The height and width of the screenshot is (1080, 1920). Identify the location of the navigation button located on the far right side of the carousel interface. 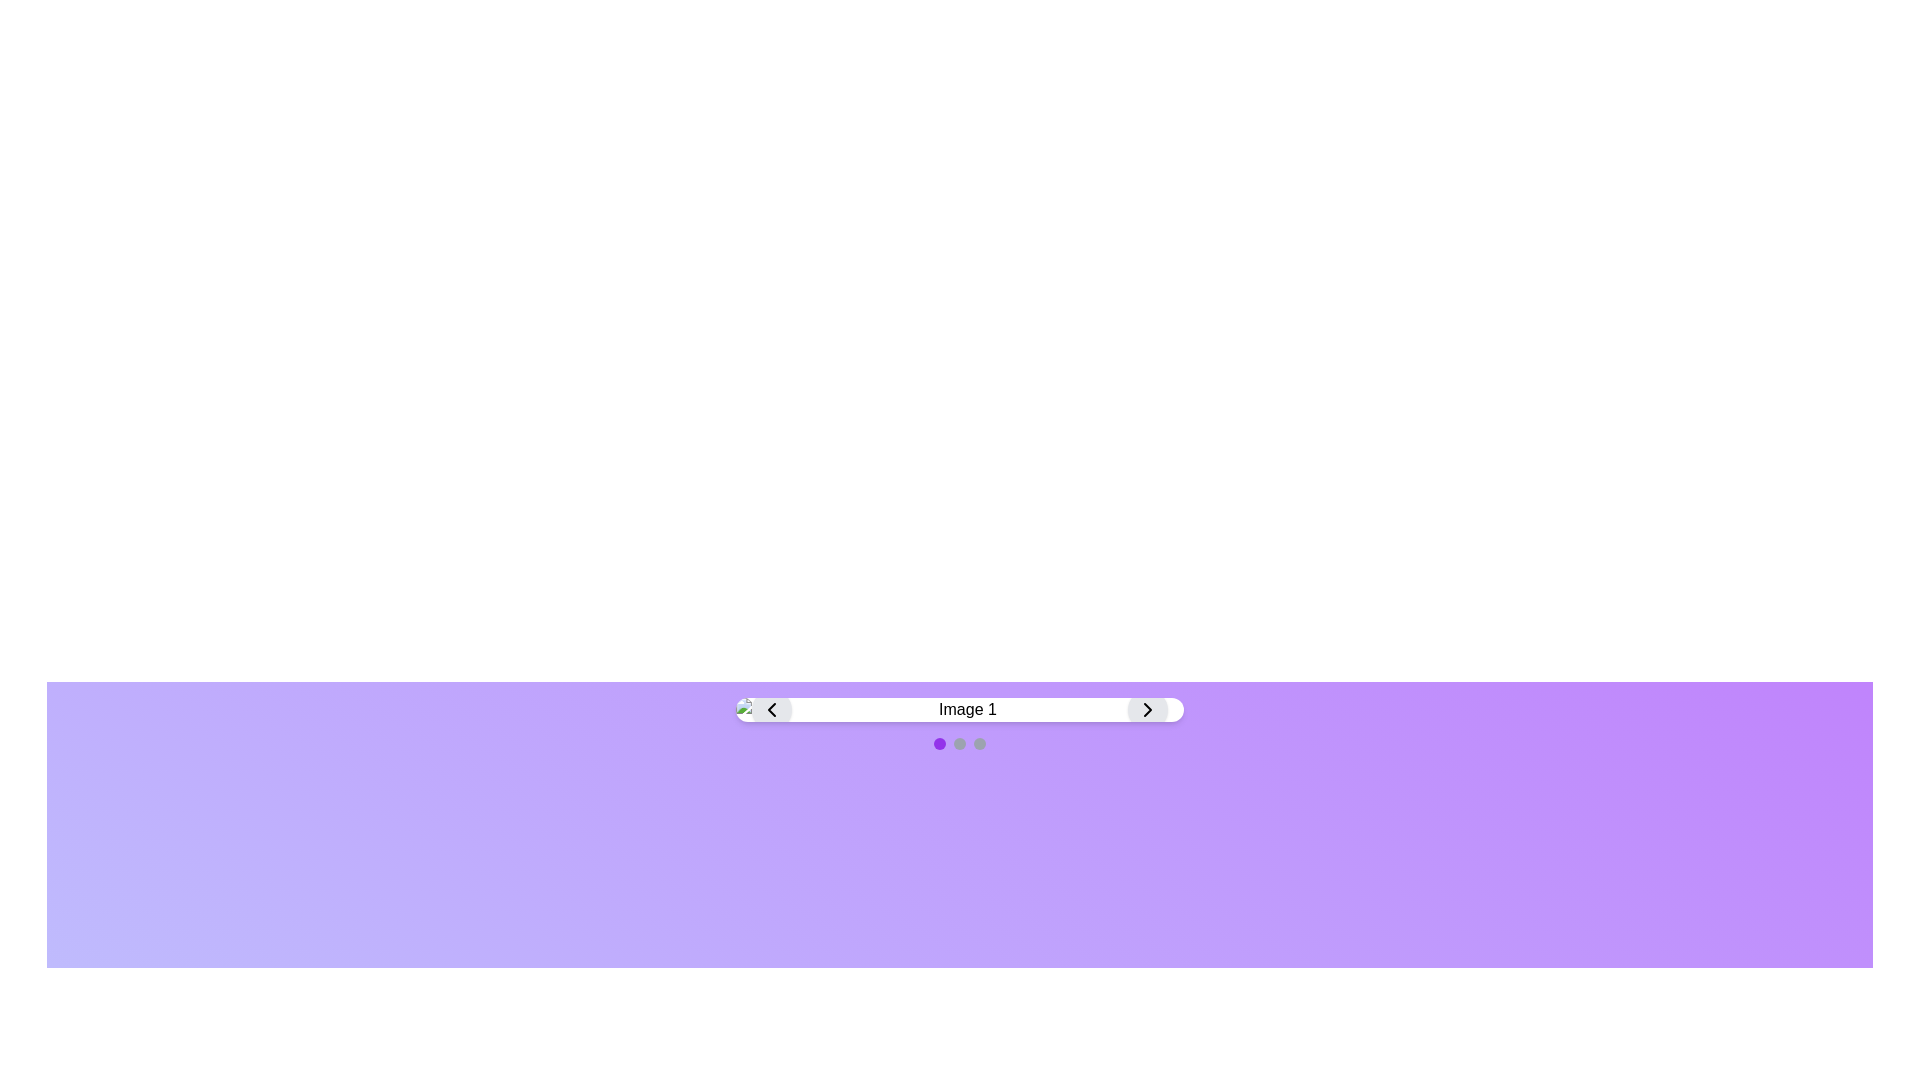
(1147, 708).